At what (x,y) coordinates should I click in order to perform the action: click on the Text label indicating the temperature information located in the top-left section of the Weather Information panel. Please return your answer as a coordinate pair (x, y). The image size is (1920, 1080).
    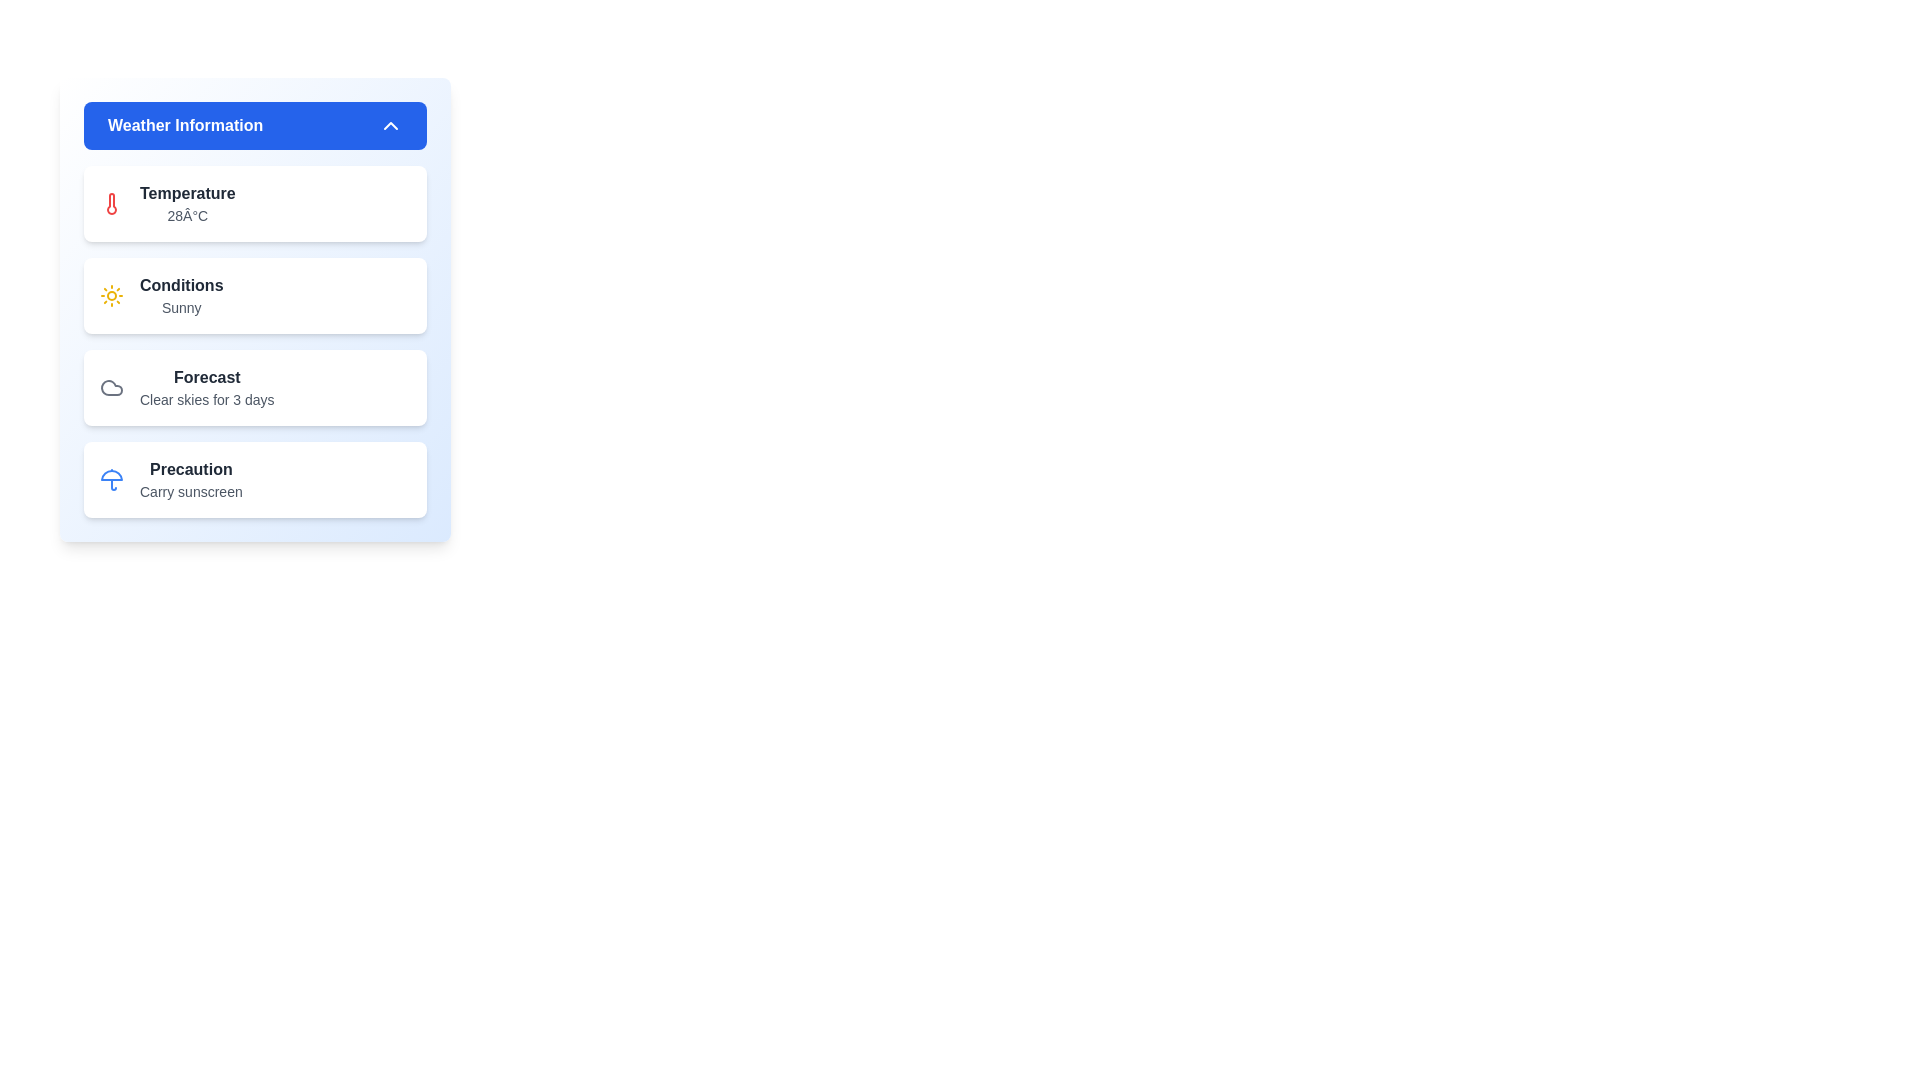
    Looking at the image, I should click on (187, 193).